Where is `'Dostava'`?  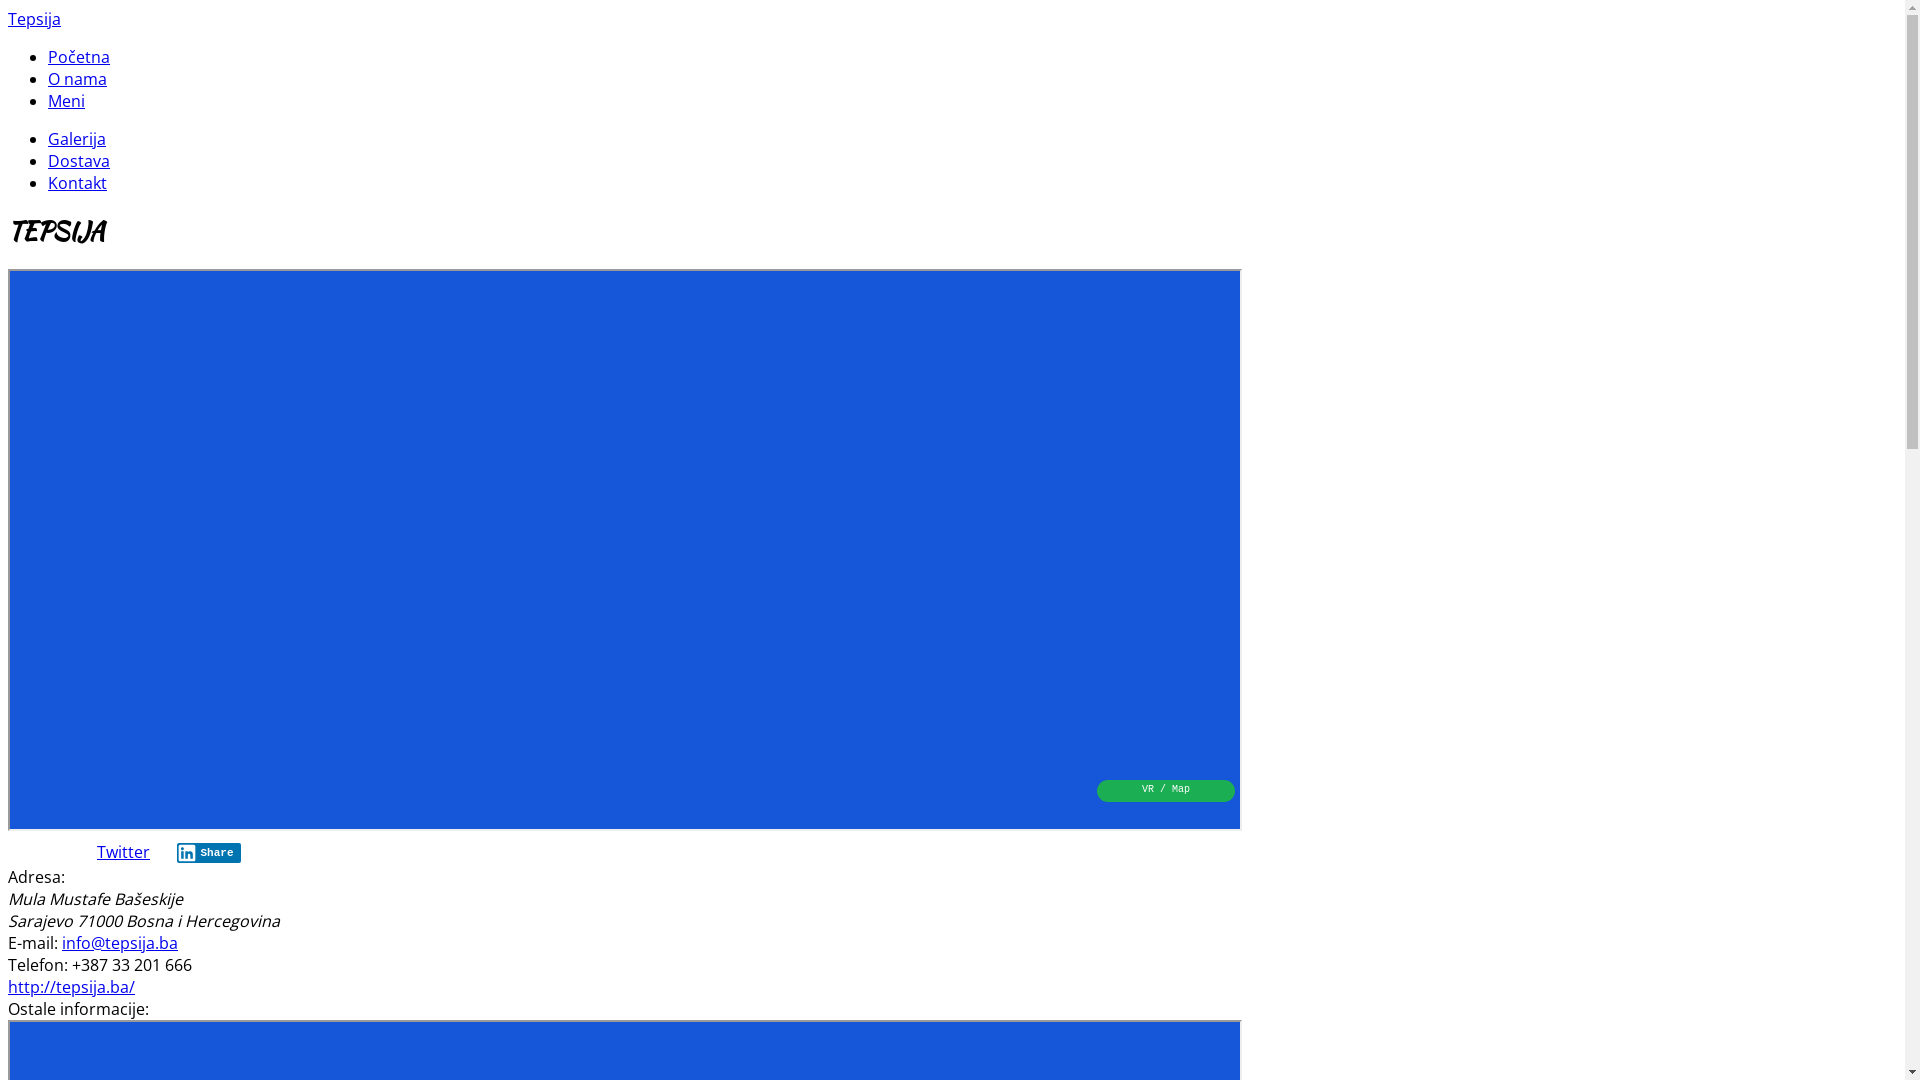
'Dostava' is located at coordinates (78, 160).